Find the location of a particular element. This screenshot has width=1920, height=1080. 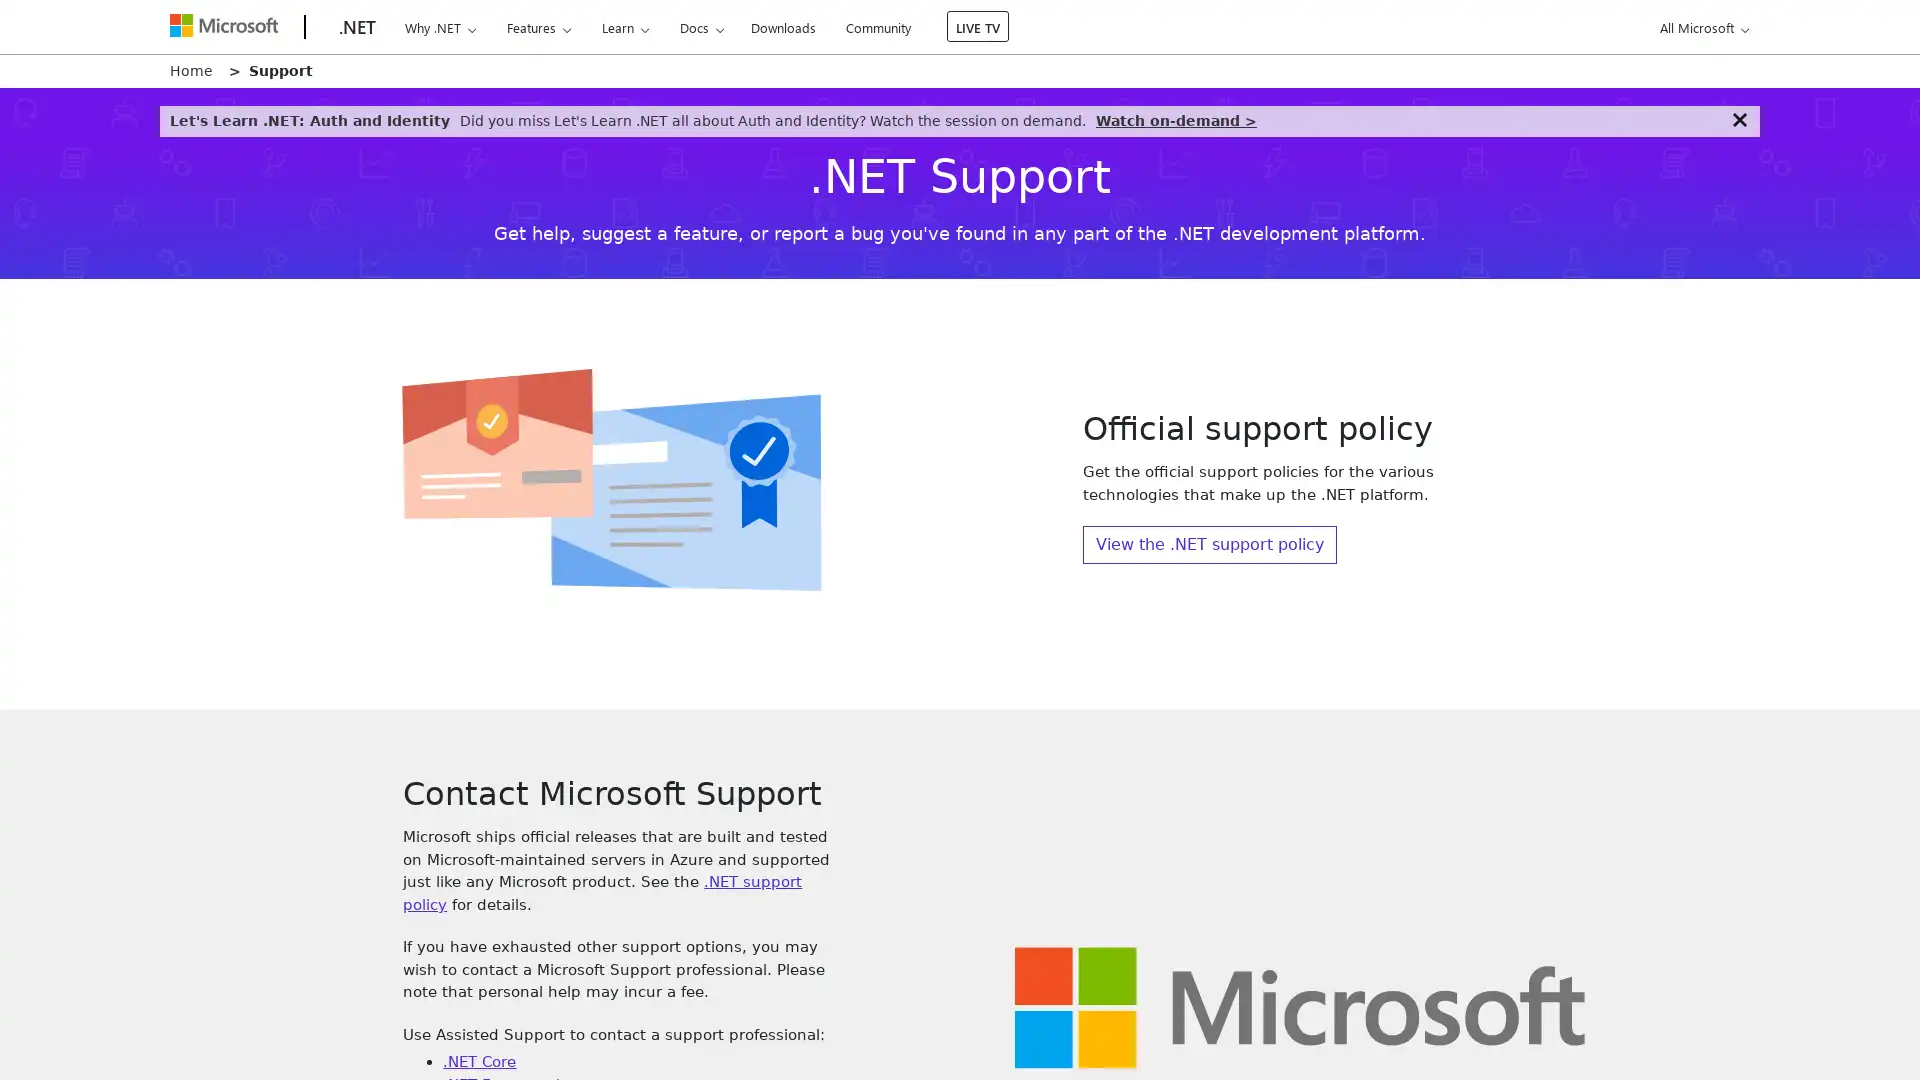

close is located at coordinates (1738, 119).